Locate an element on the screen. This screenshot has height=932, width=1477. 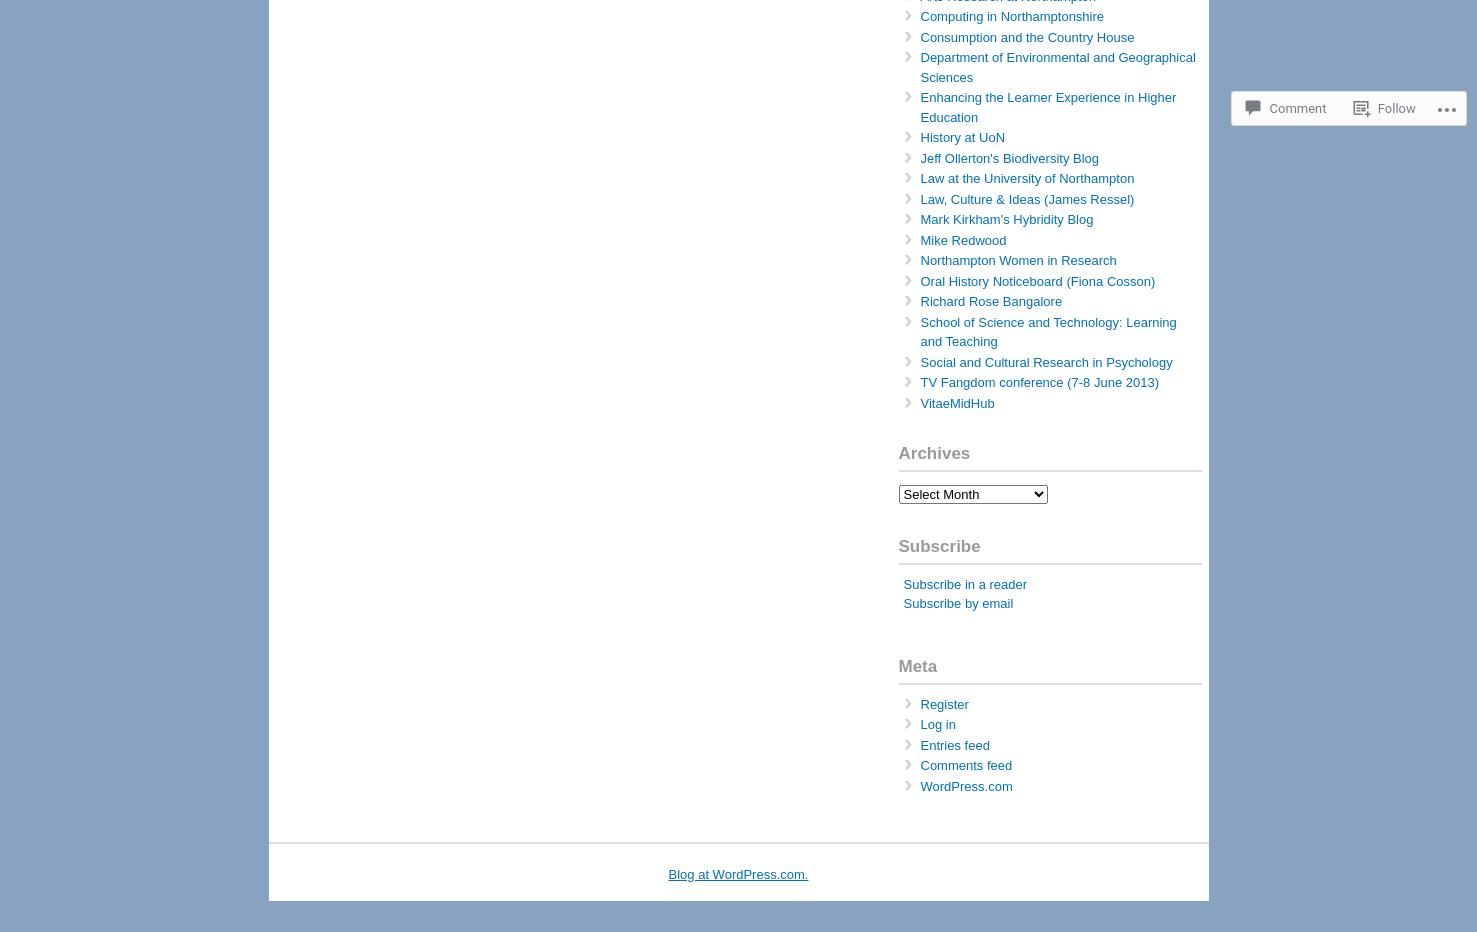
'Entries feed' is located at coordinates (953, 743).